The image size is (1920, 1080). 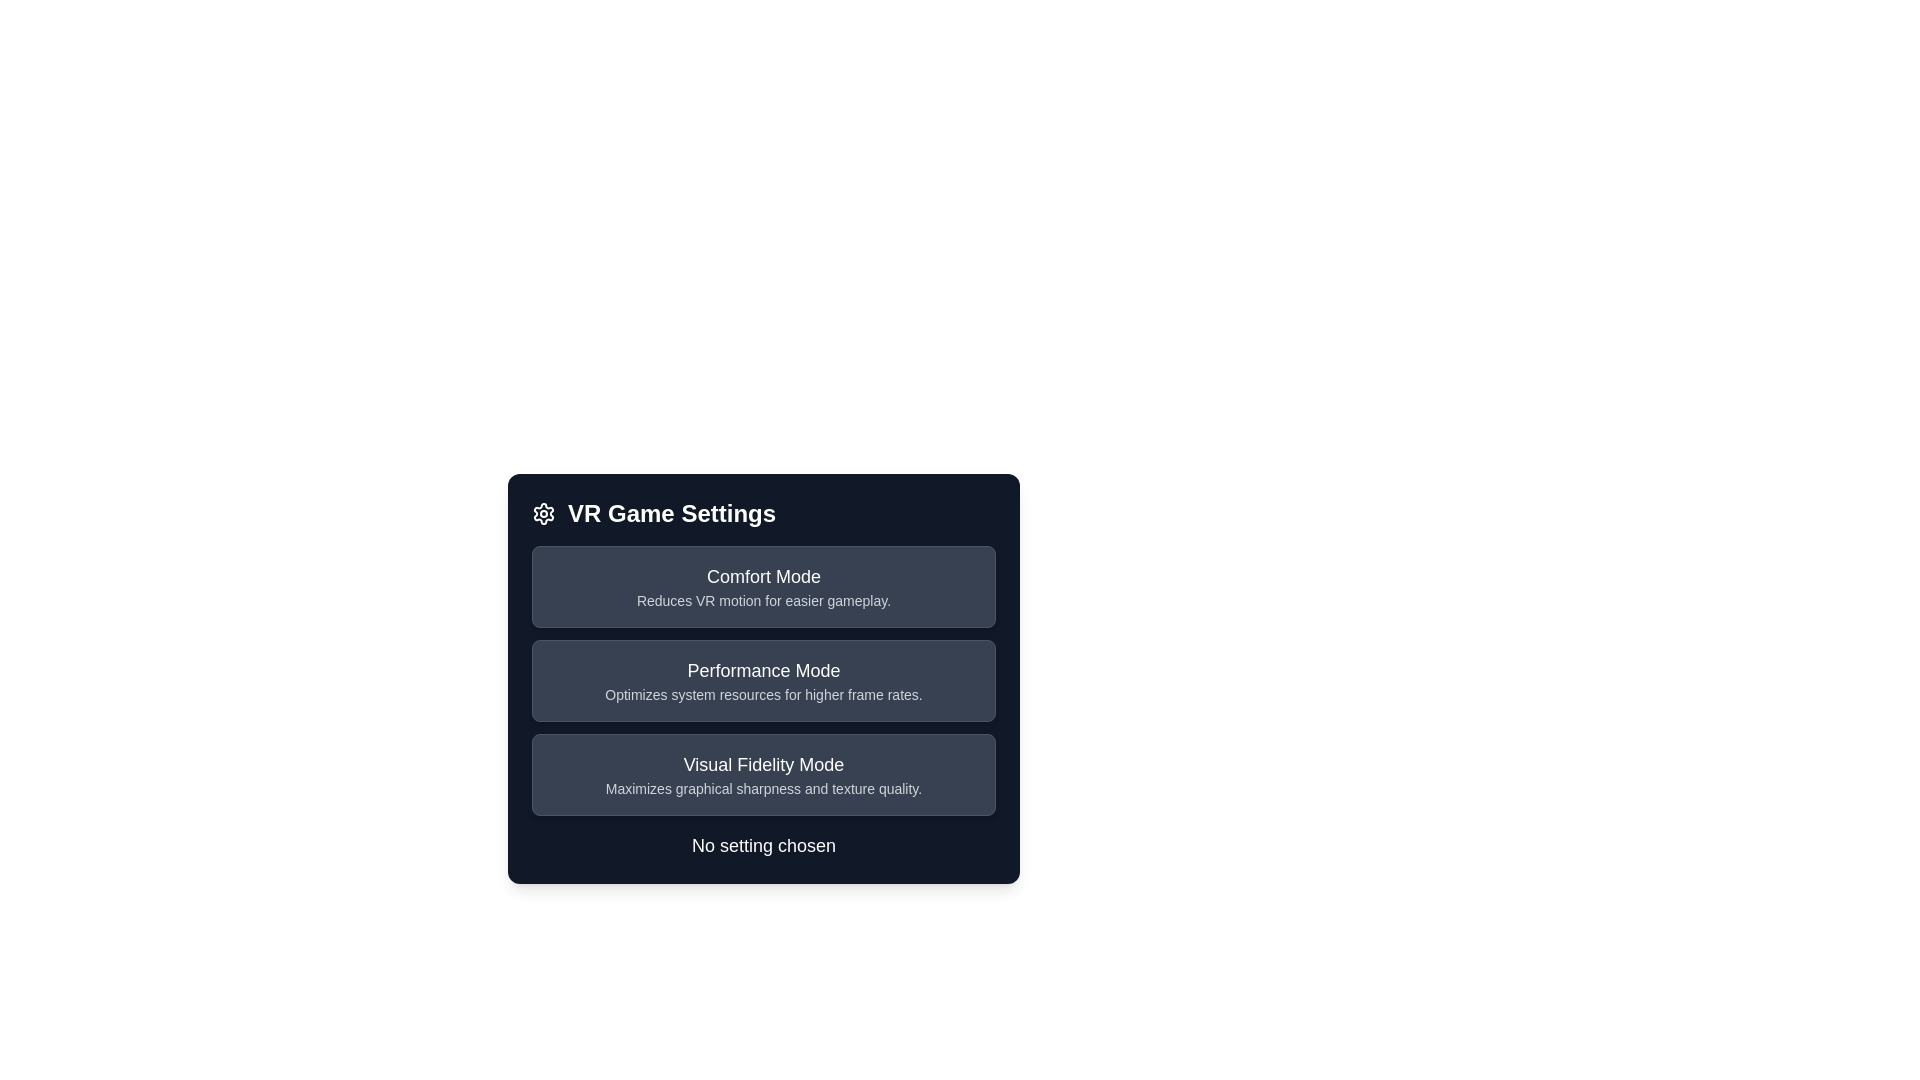 I want to click on the text label stating 'Reduces VR motion for easier gameplay.' located beneath the 'Comfort Mode' title within the 'Comfort Mode' button, so click(x=762, y=600).